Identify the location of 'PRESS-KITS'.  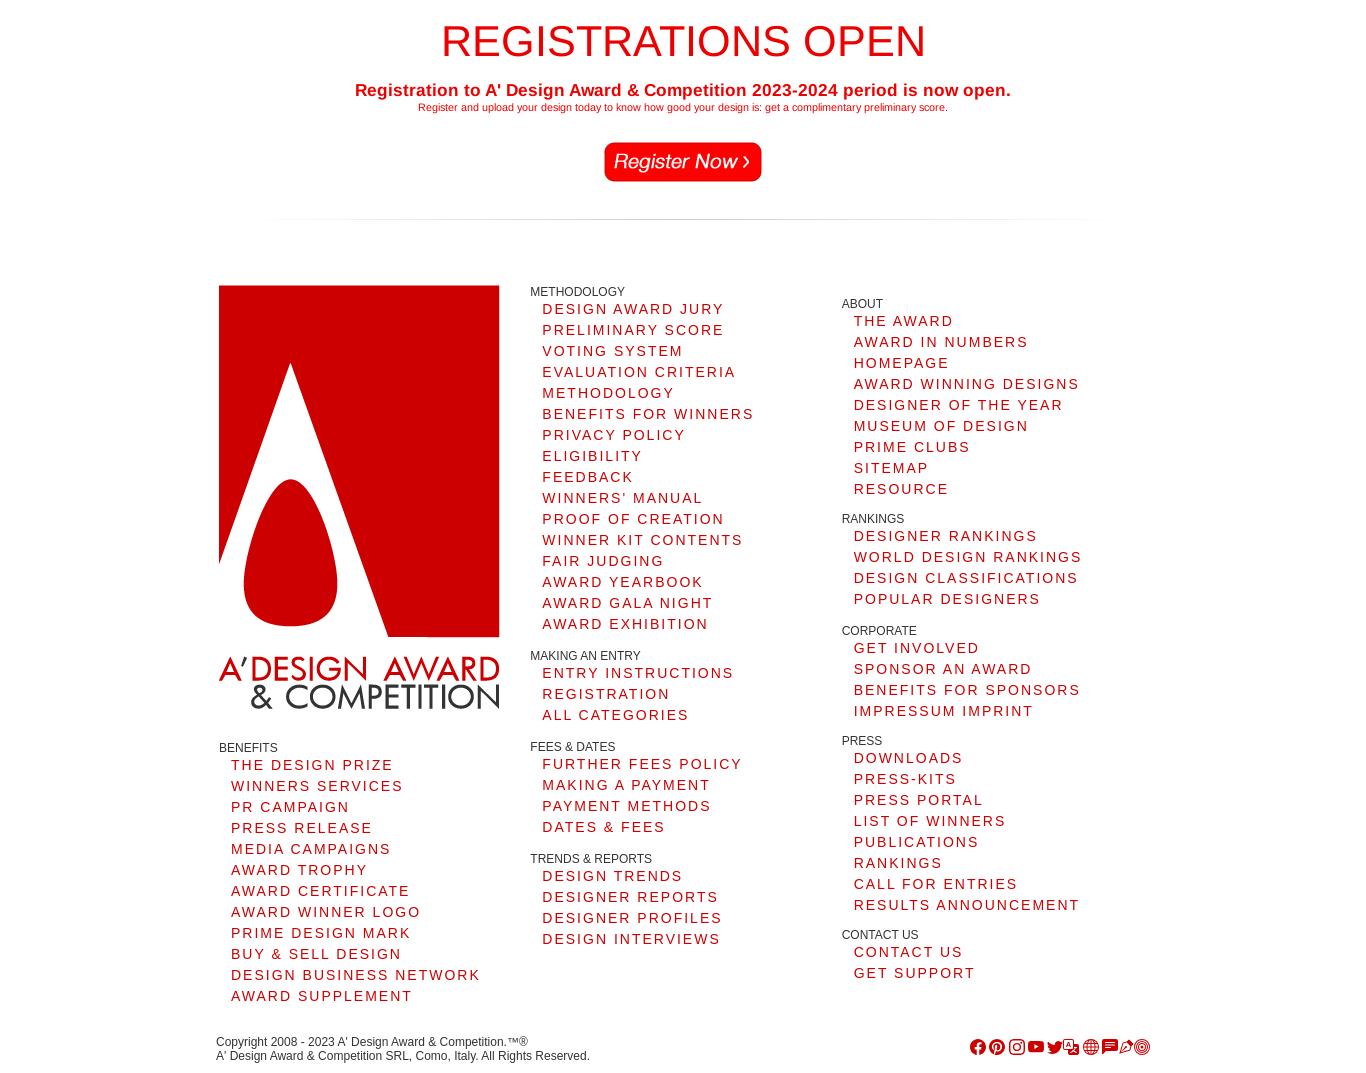
(903, 778).